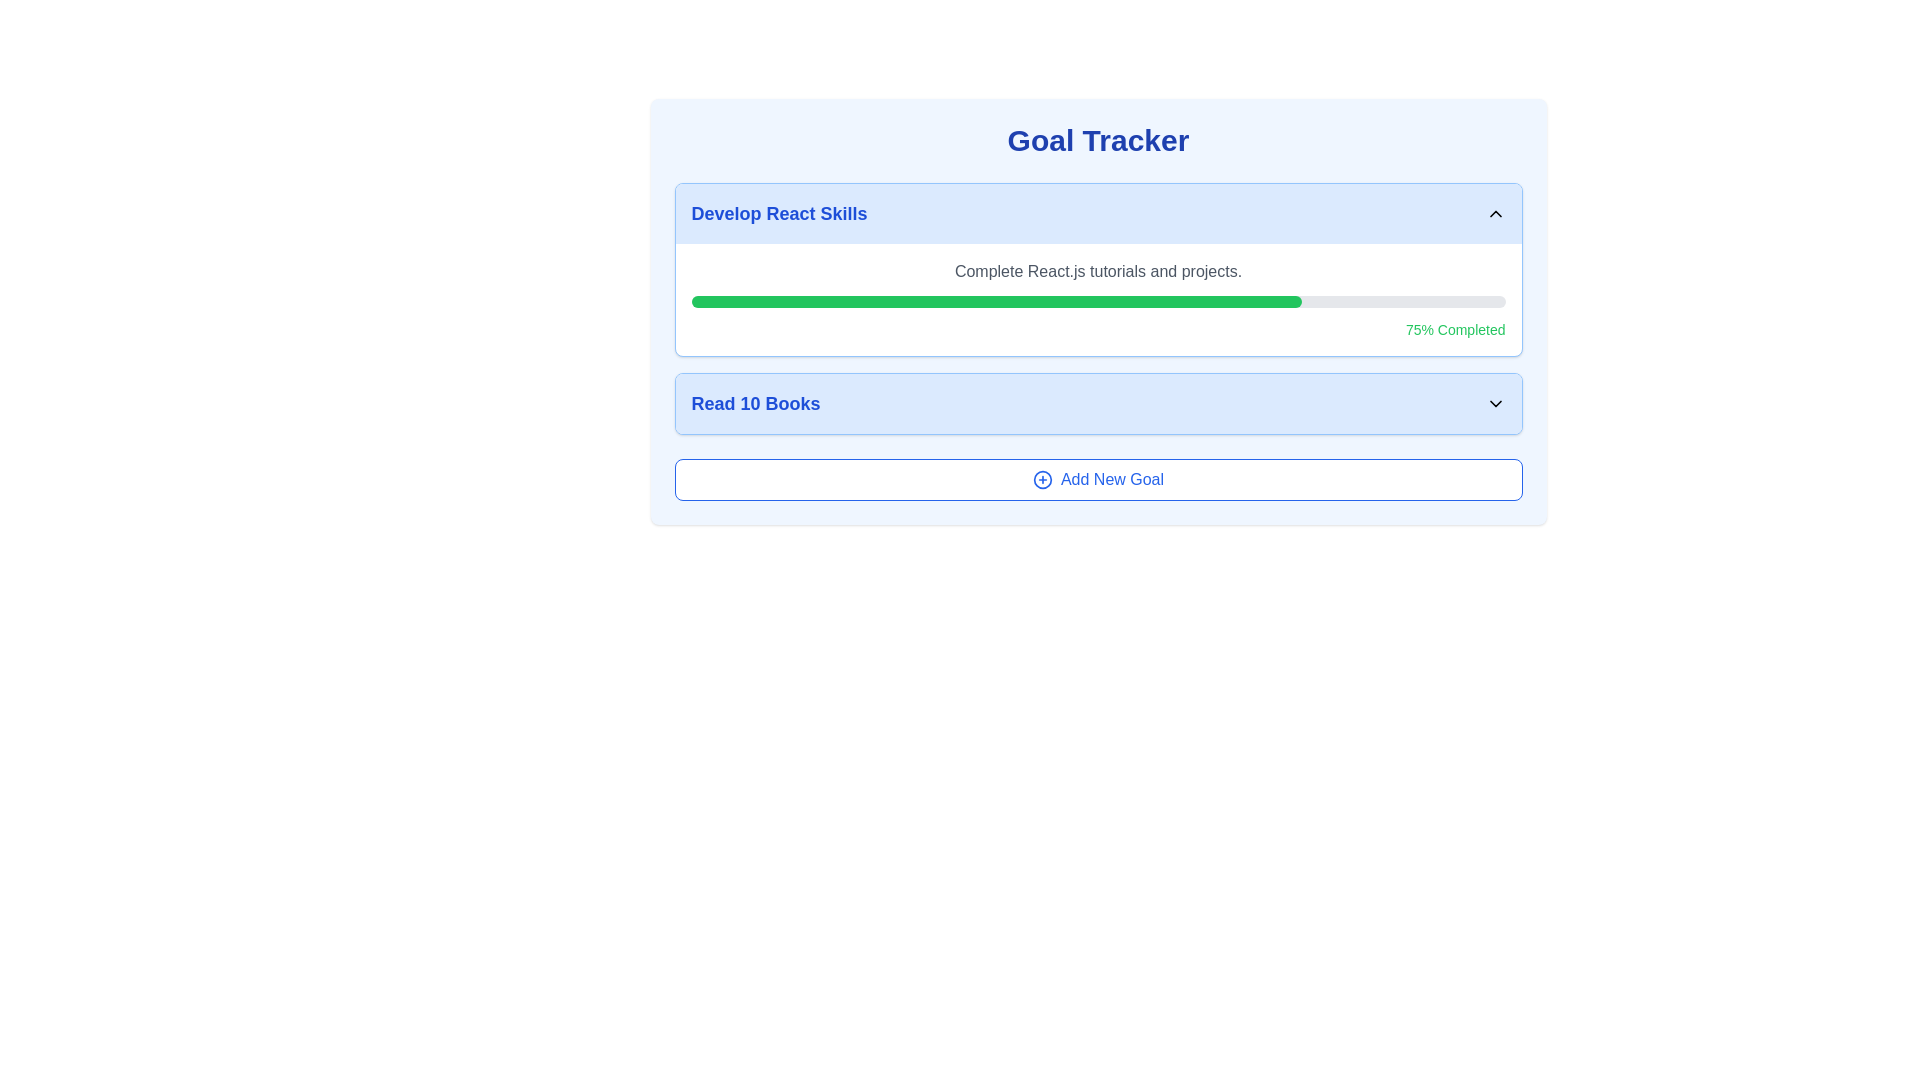 The width and height of the screenshot is (1920, 1080). Describe the element at coordinates (1495, 404) in the screenshot. I see `the Chevron Down icon located at the far right-hand side of the 'Read 10 Books' section in the Goal Tracker layout` at that location.